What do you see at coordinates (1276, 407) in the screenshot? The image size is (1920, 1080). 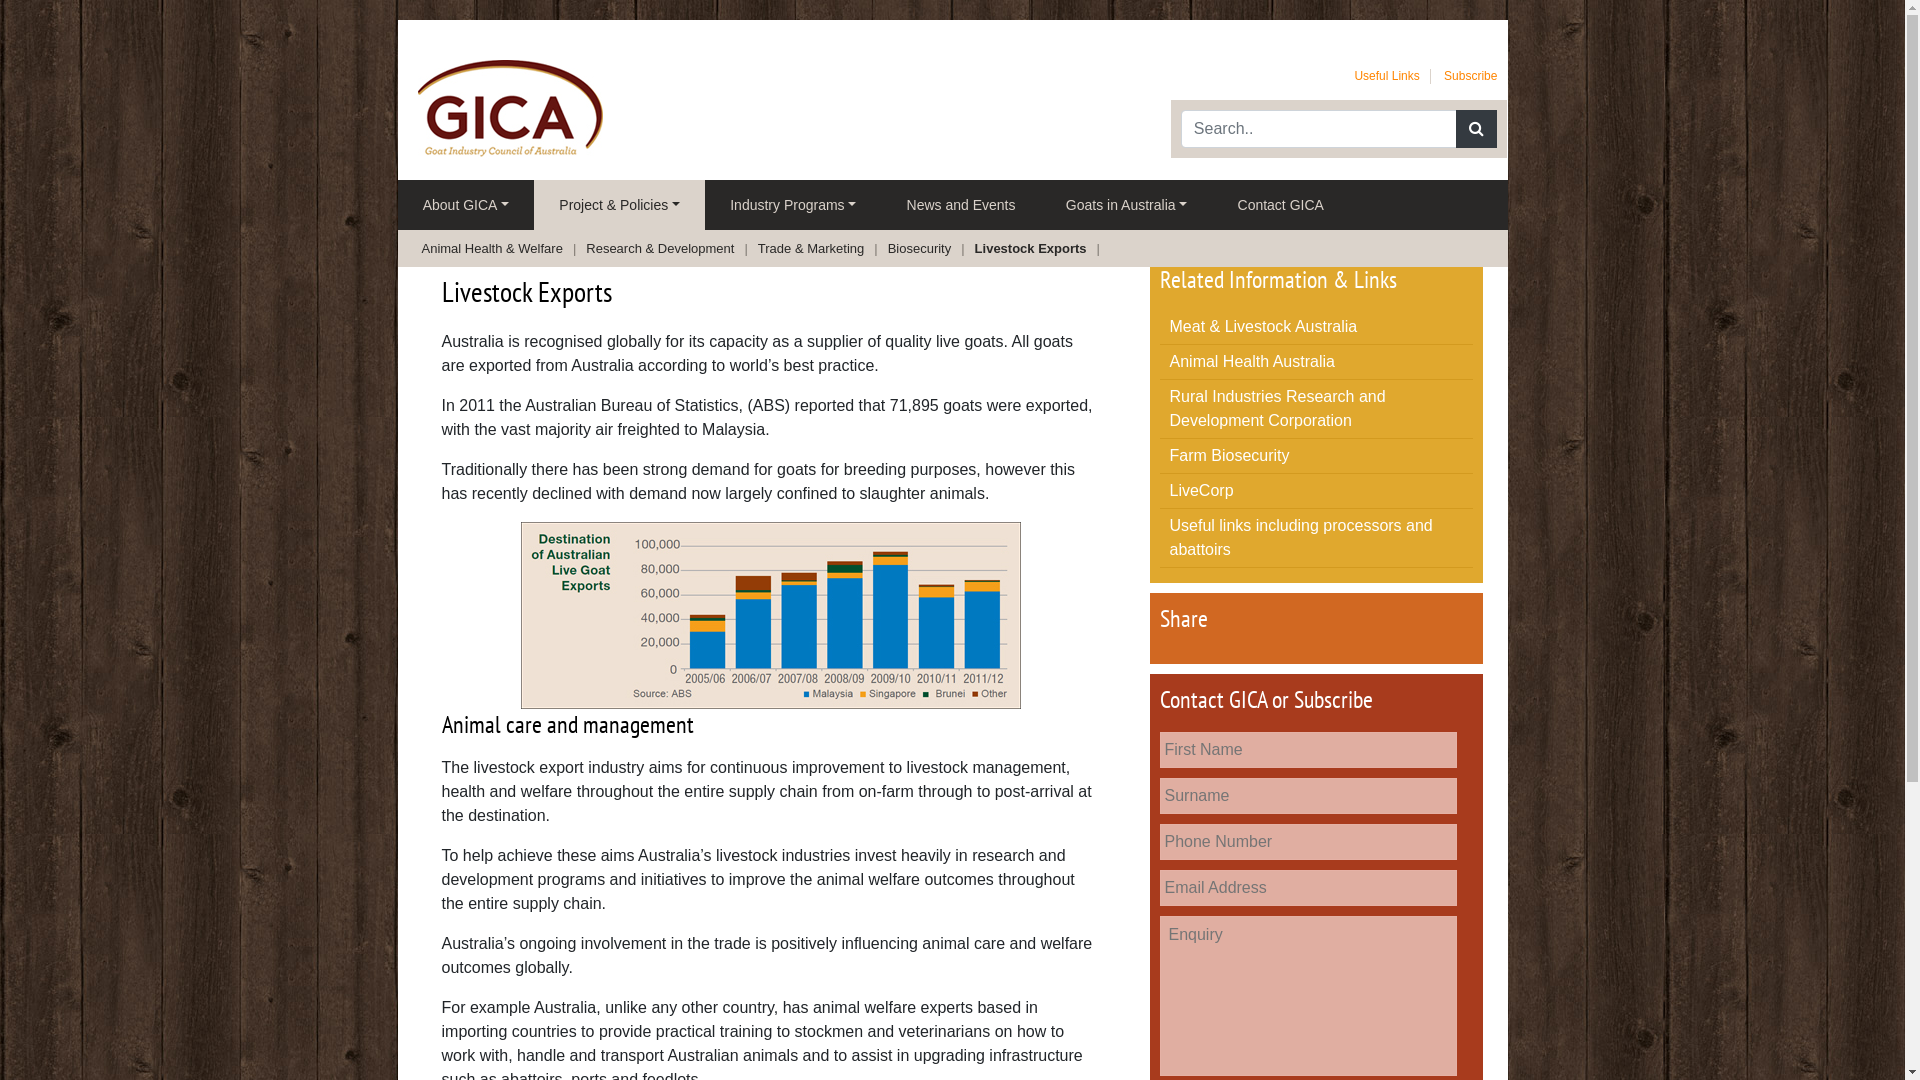 I see `'Rural Industries Research and Development Corporation'` at bounding box center [1276, 407].